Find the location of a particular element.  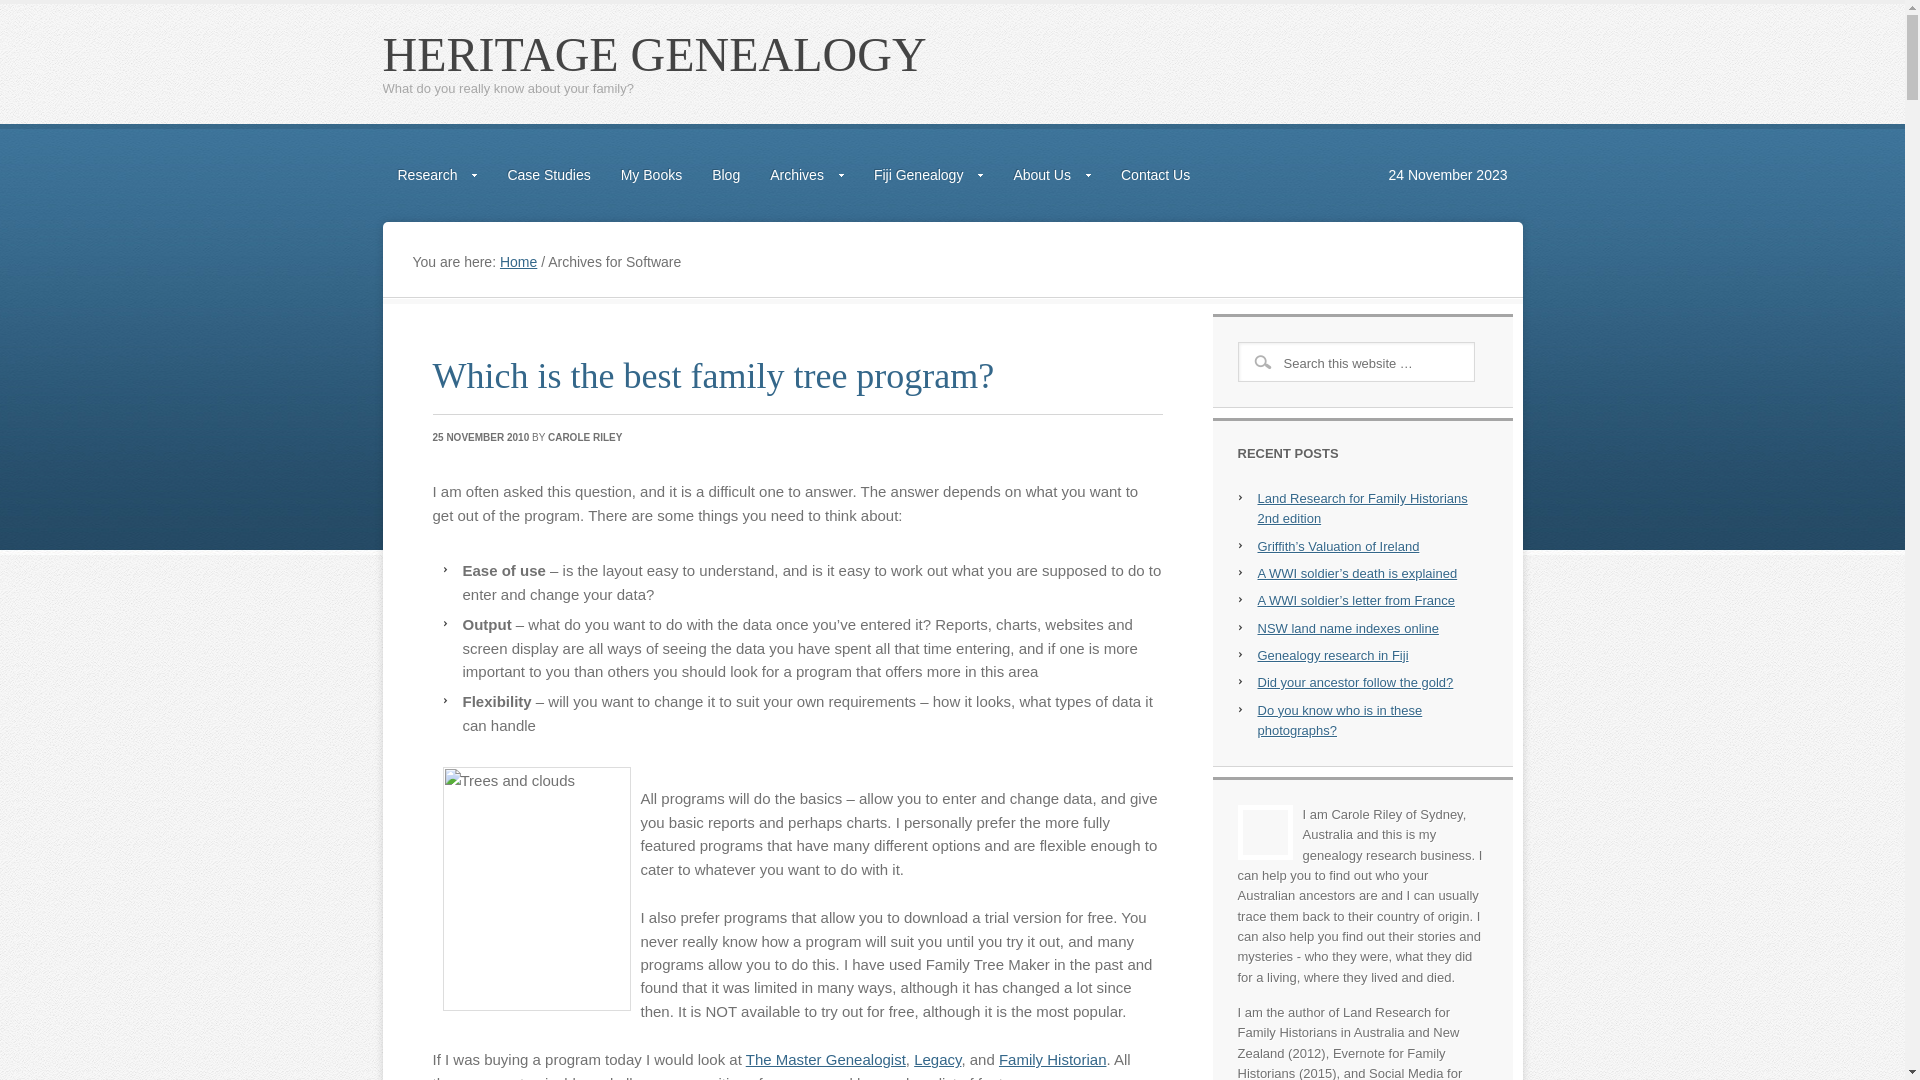

'Case Studies' is located at coordinates (491, 174).